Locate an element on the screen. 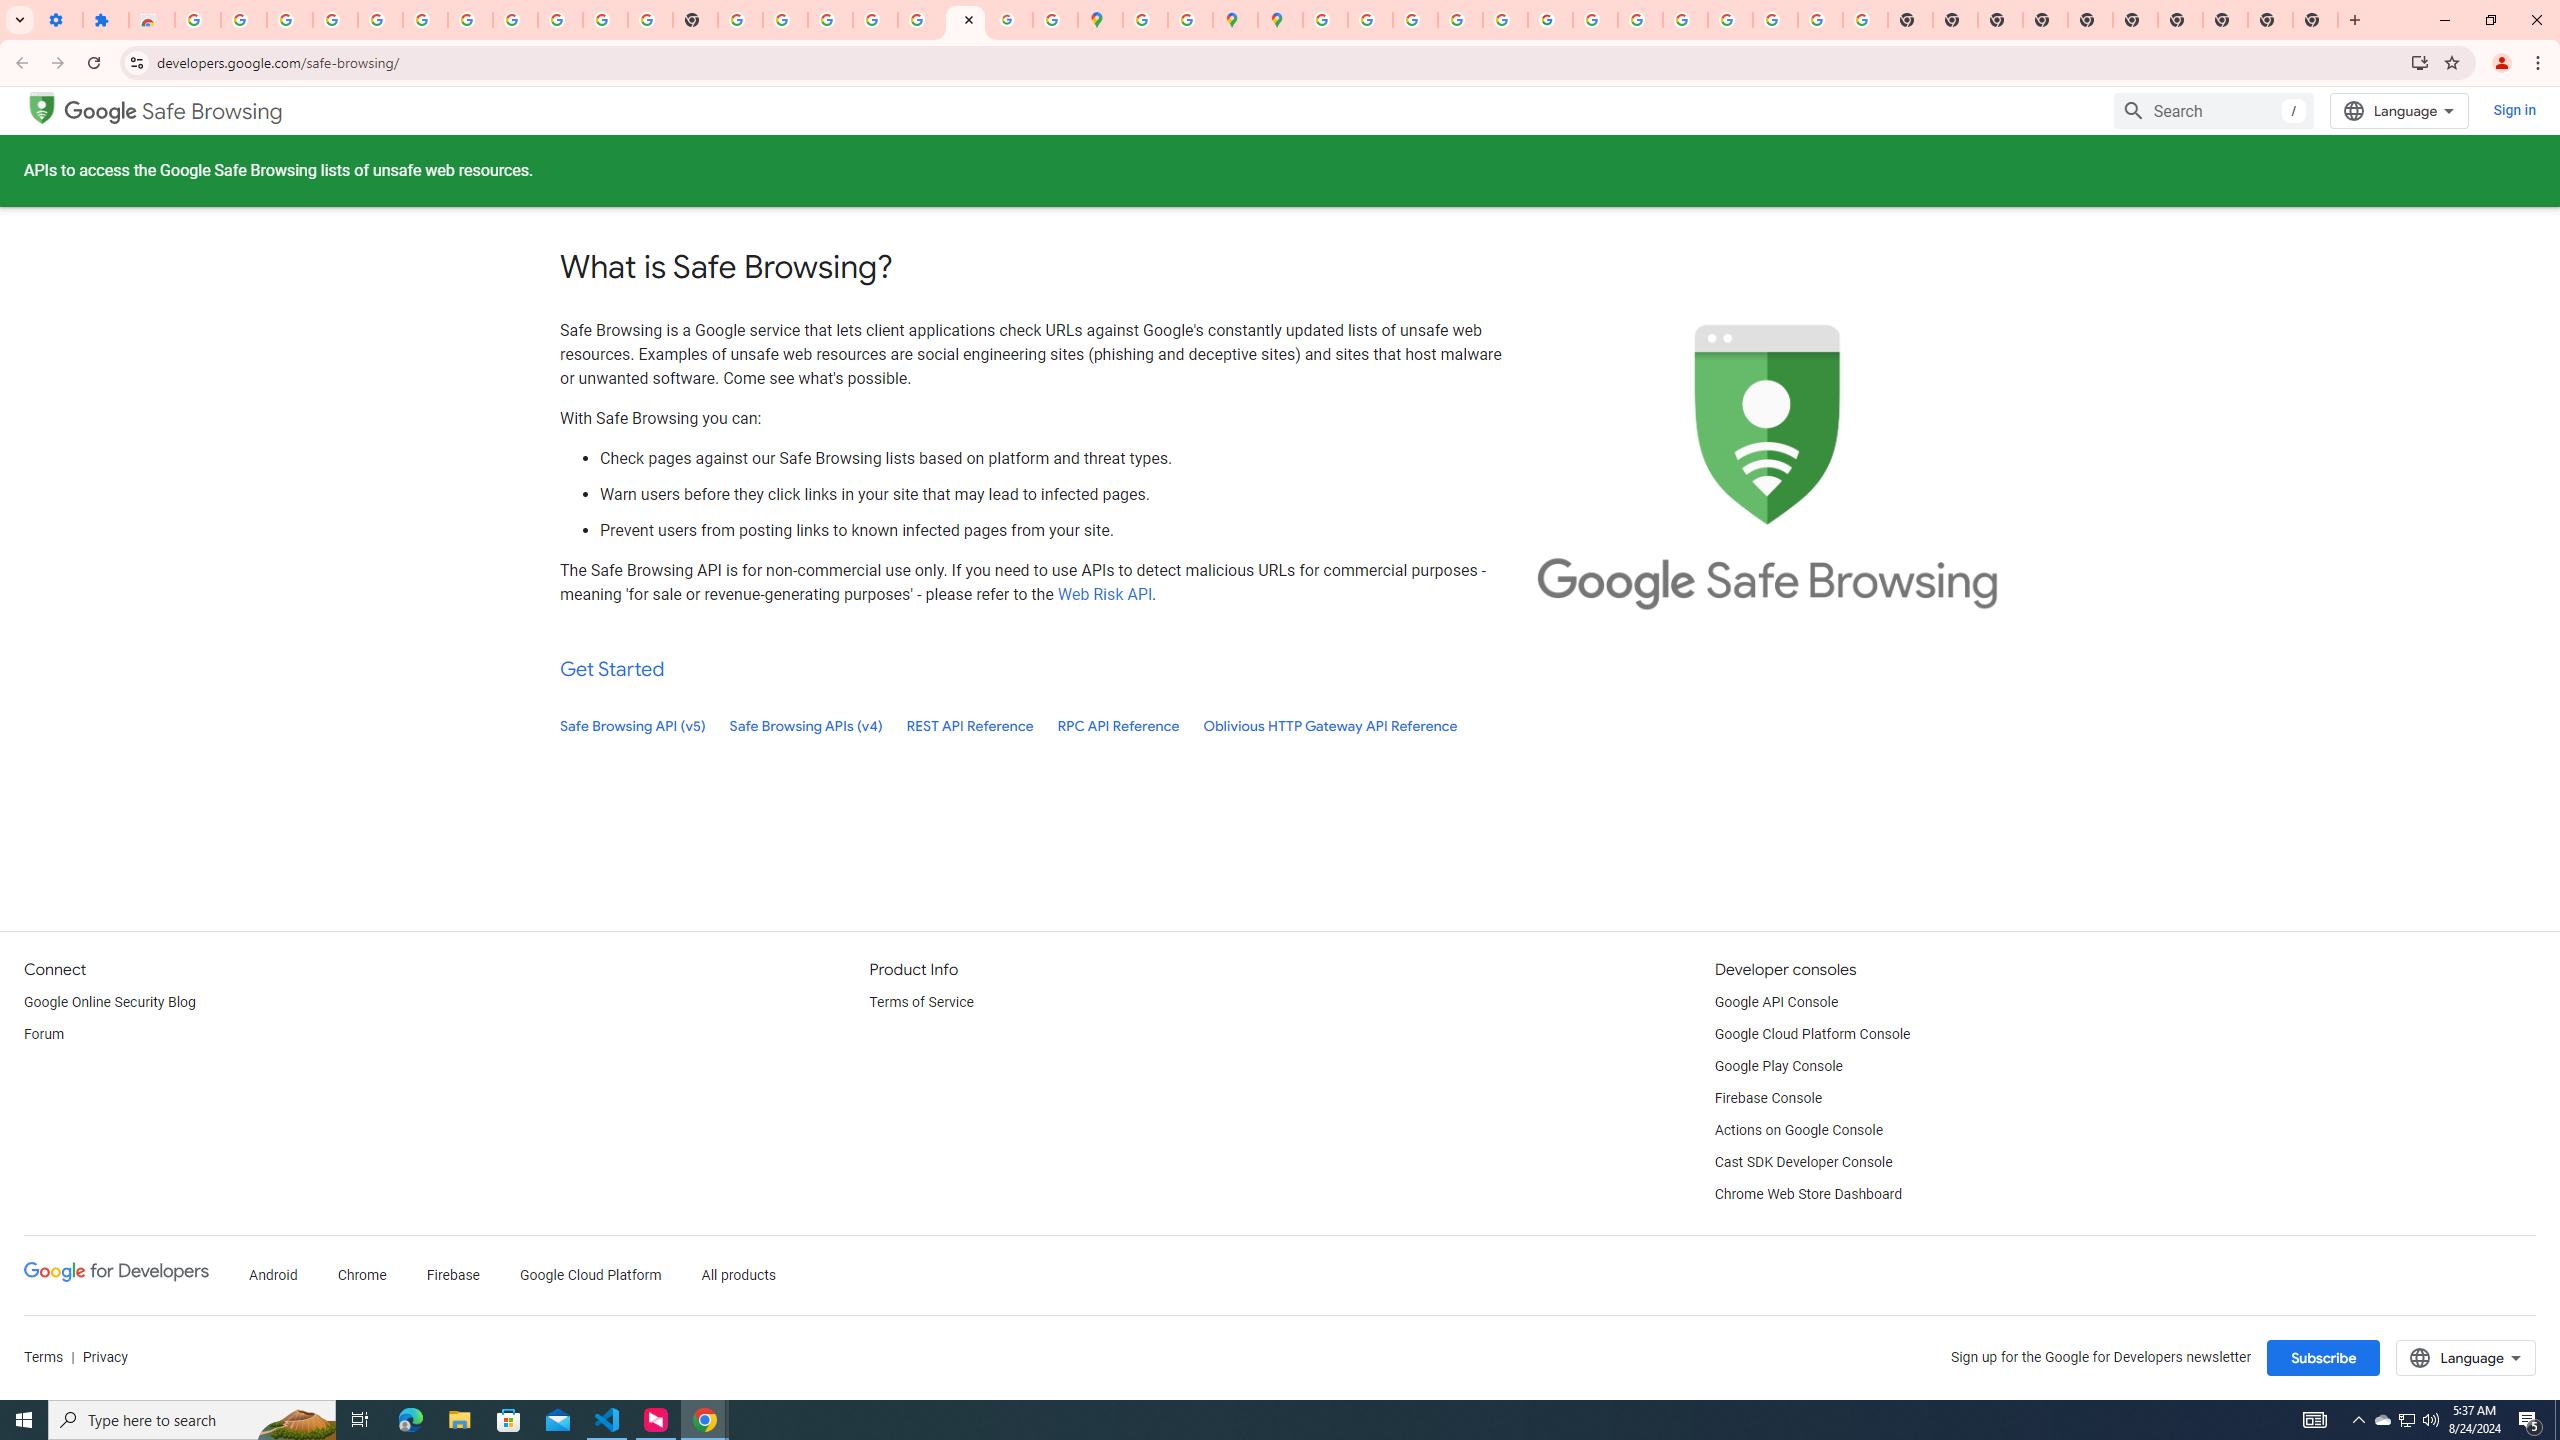 This screenshot has width=2560, height=1440. 'REST API Reference' is located at coordinates (970, 725).